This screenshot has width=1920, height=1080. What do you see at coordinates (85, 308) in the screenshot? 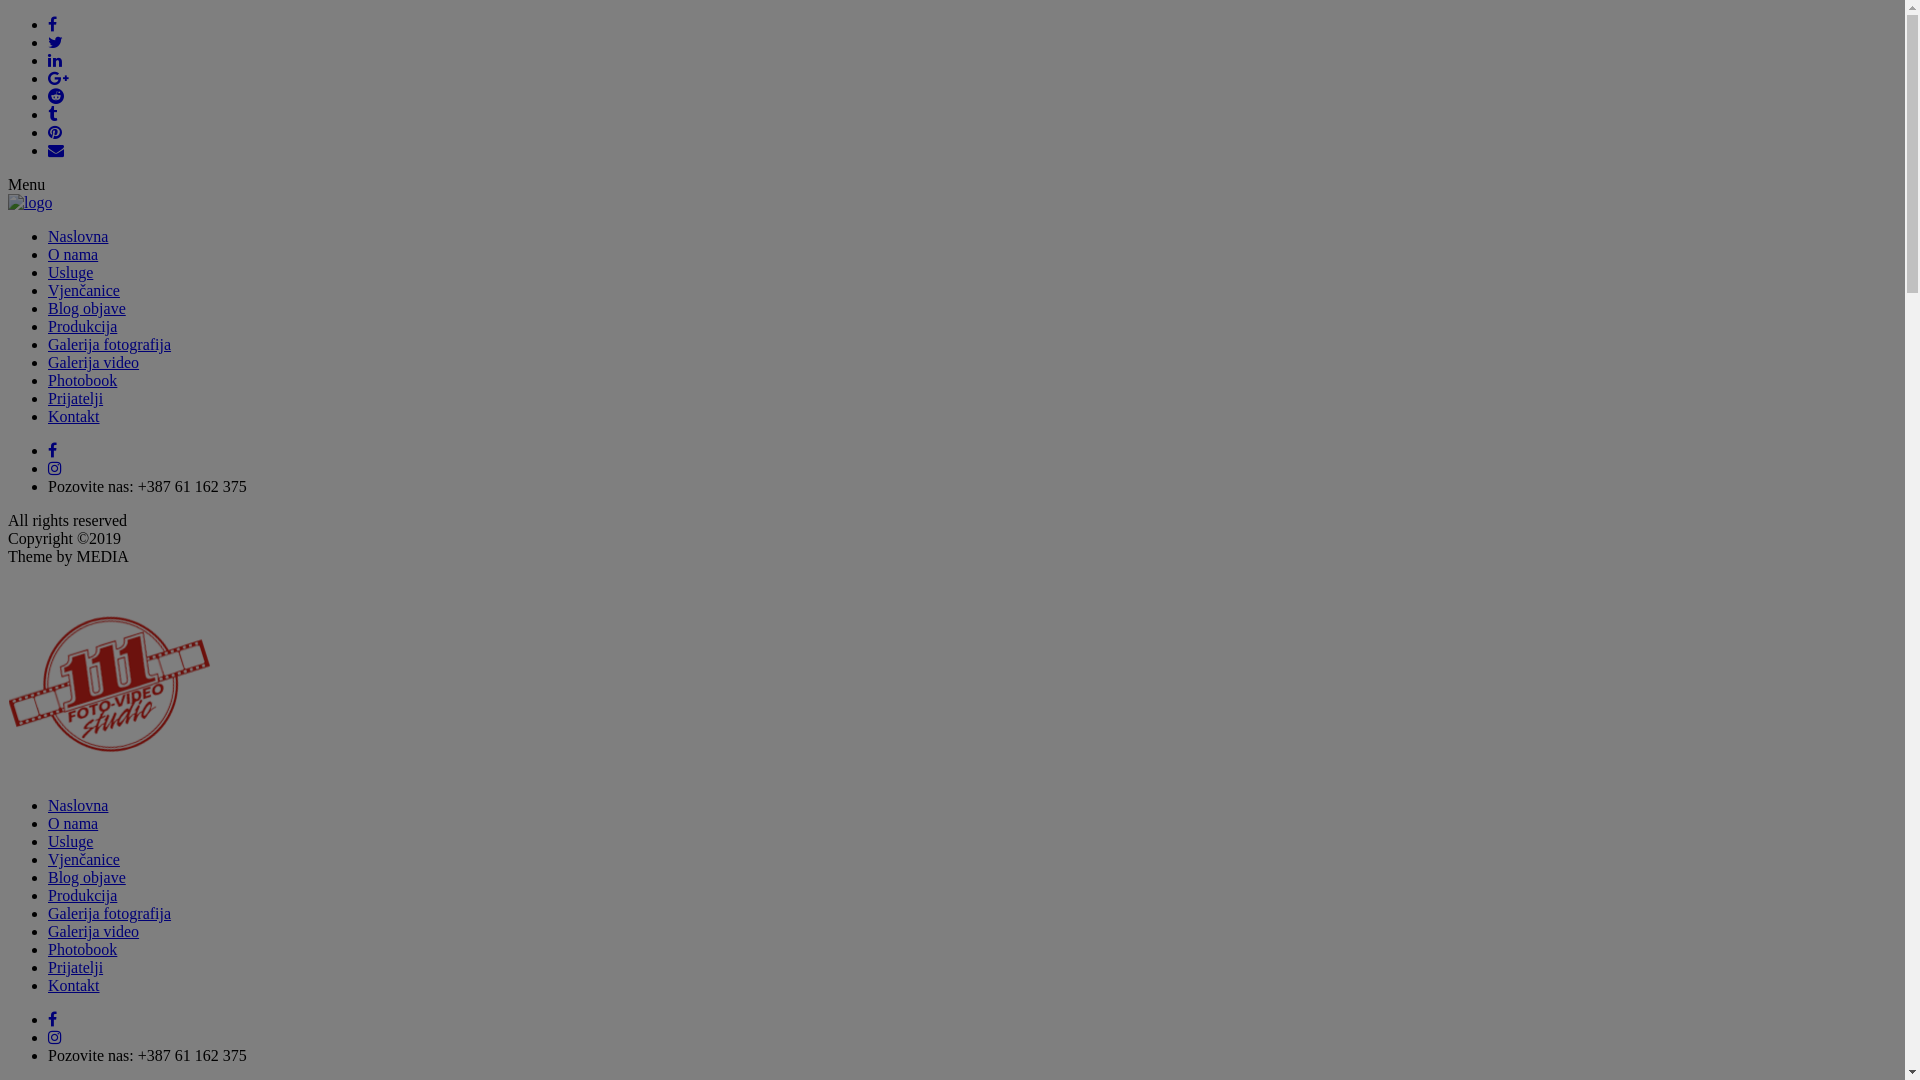
I see `'Blog objave'` at bounding box center [85, 308].